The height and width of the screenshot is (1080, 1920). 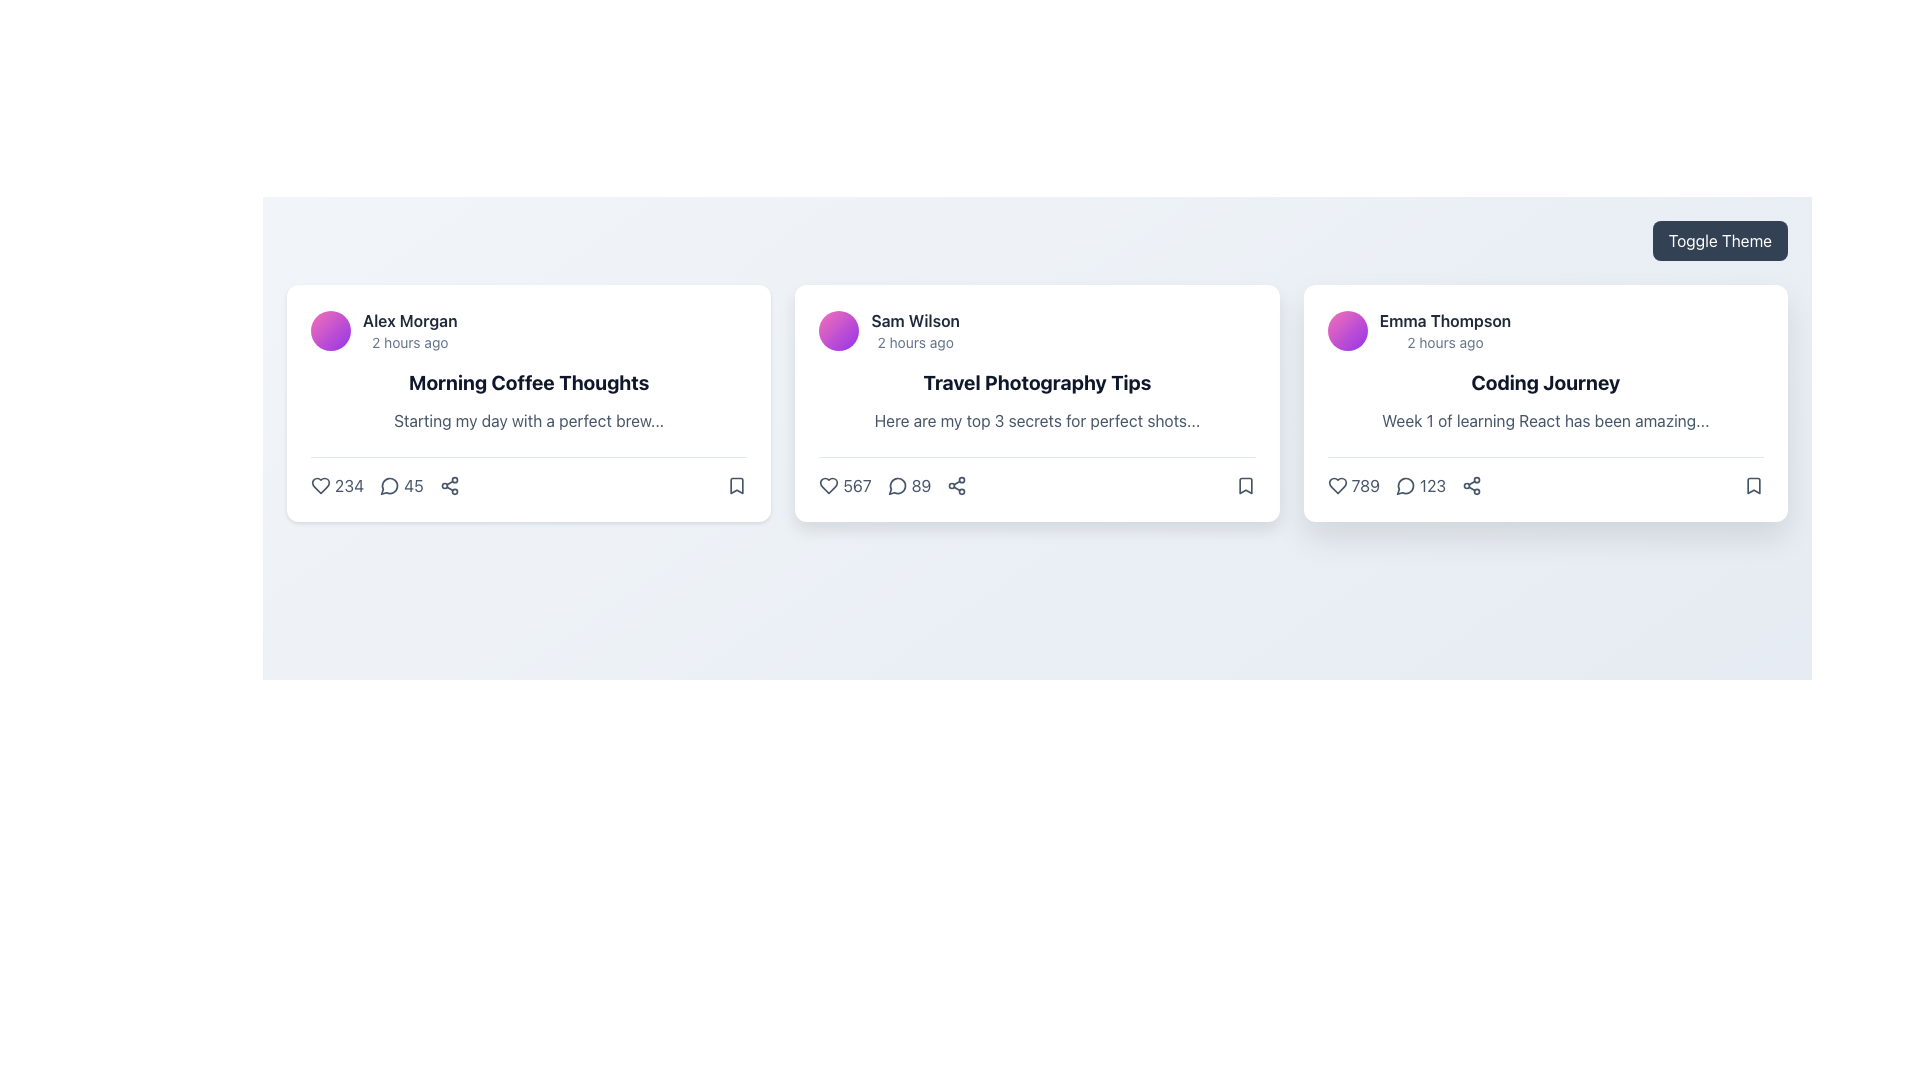 What do you see at coordinates (385, 486) in the screenshot?
I see `the interactive comment icon with the numeric label '45'` at bounding box center [385, 486].